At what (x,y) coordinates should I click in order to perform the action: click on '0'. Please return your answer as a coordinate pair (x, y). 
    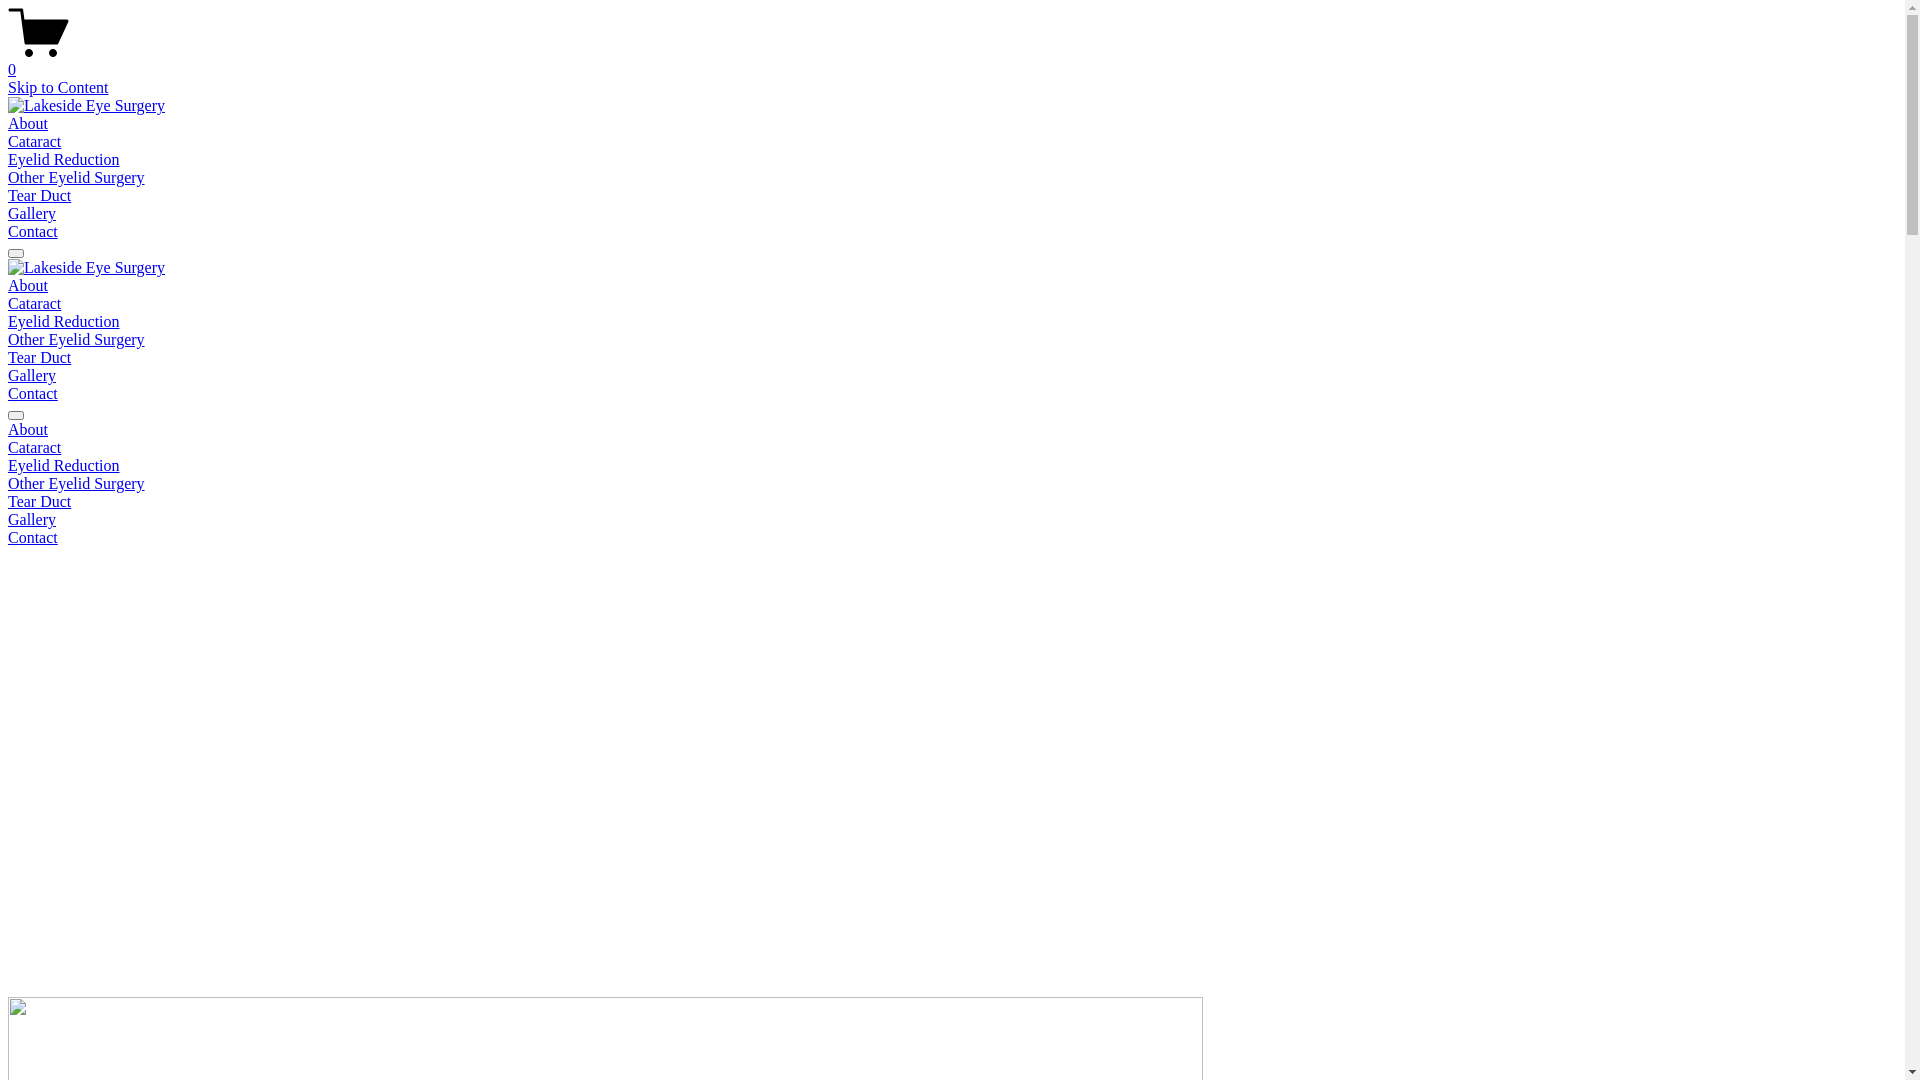
    Looking at the image, I should click on (951, 60).